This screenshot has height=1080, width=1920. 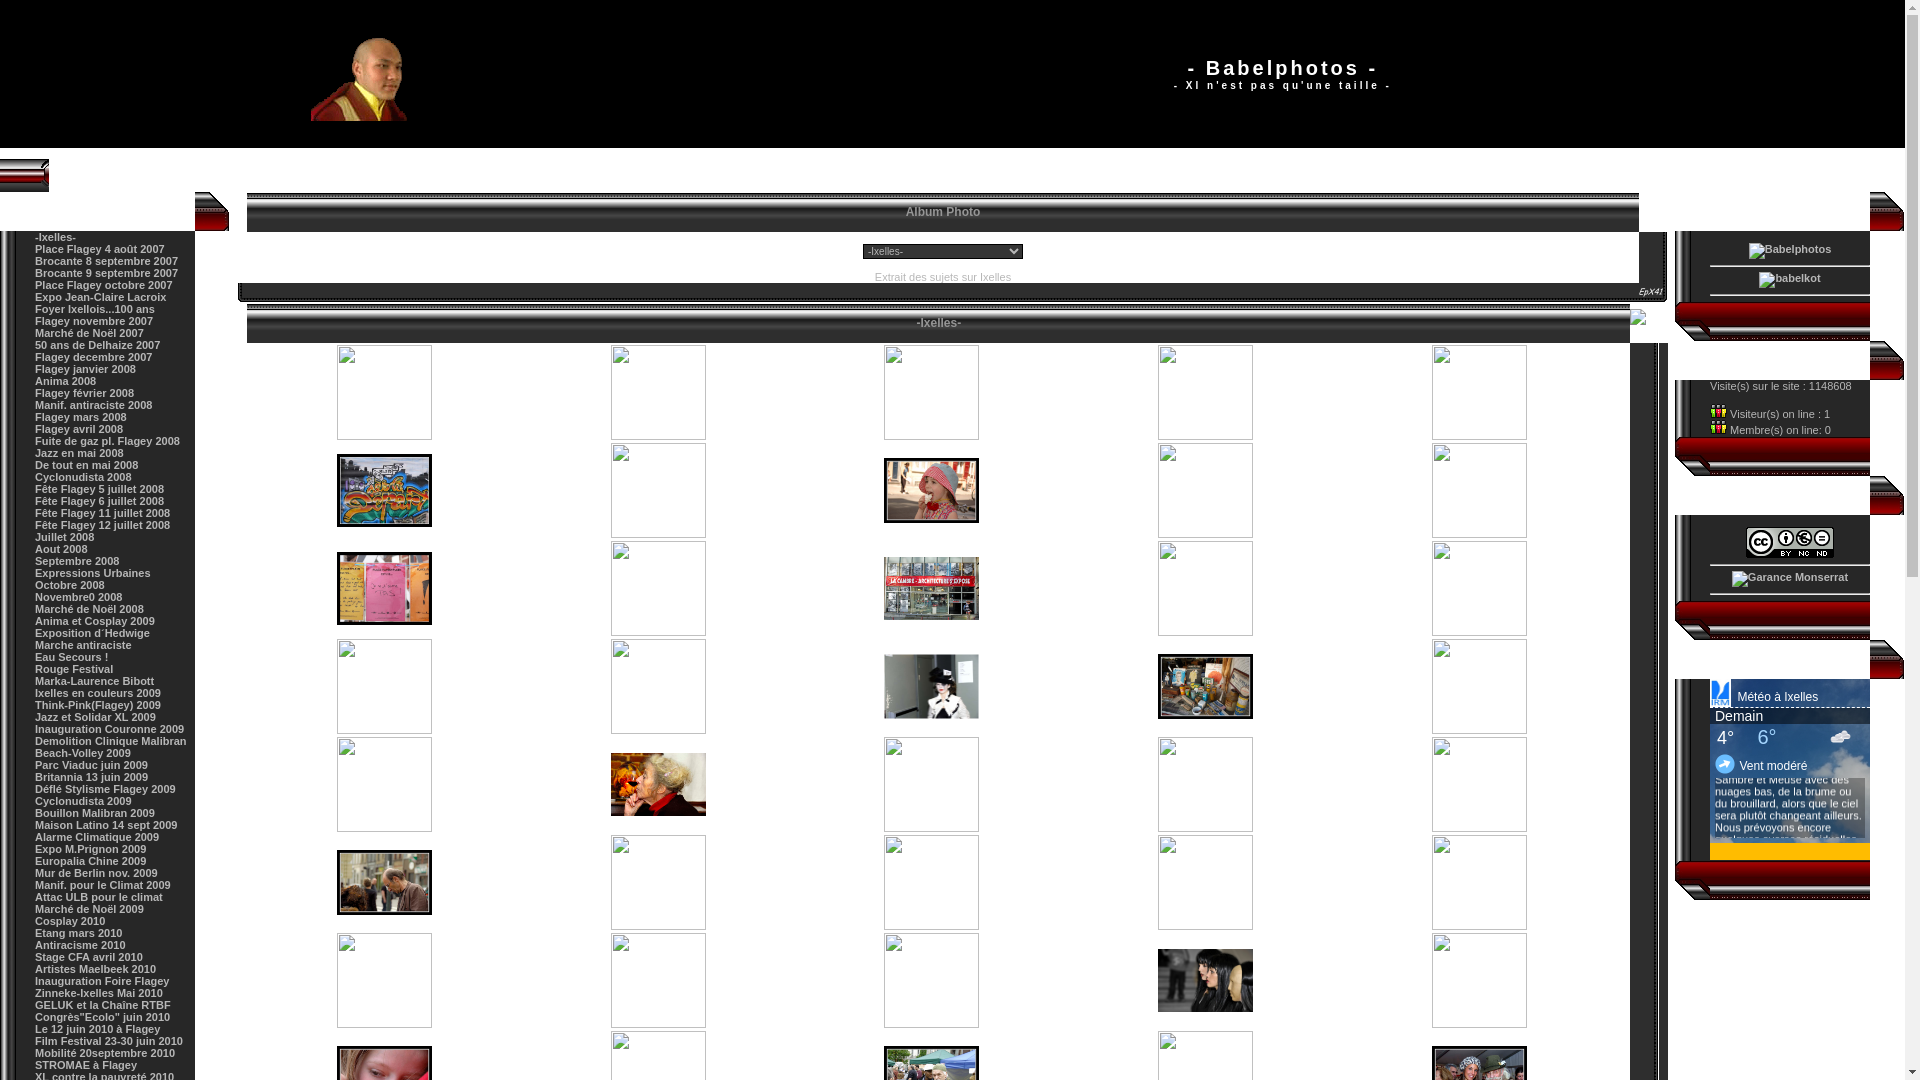 What do you see at coordinates (64, 535) in the screenshot?
I see `'Juillet 2008'` at bounding box center [64, 535].